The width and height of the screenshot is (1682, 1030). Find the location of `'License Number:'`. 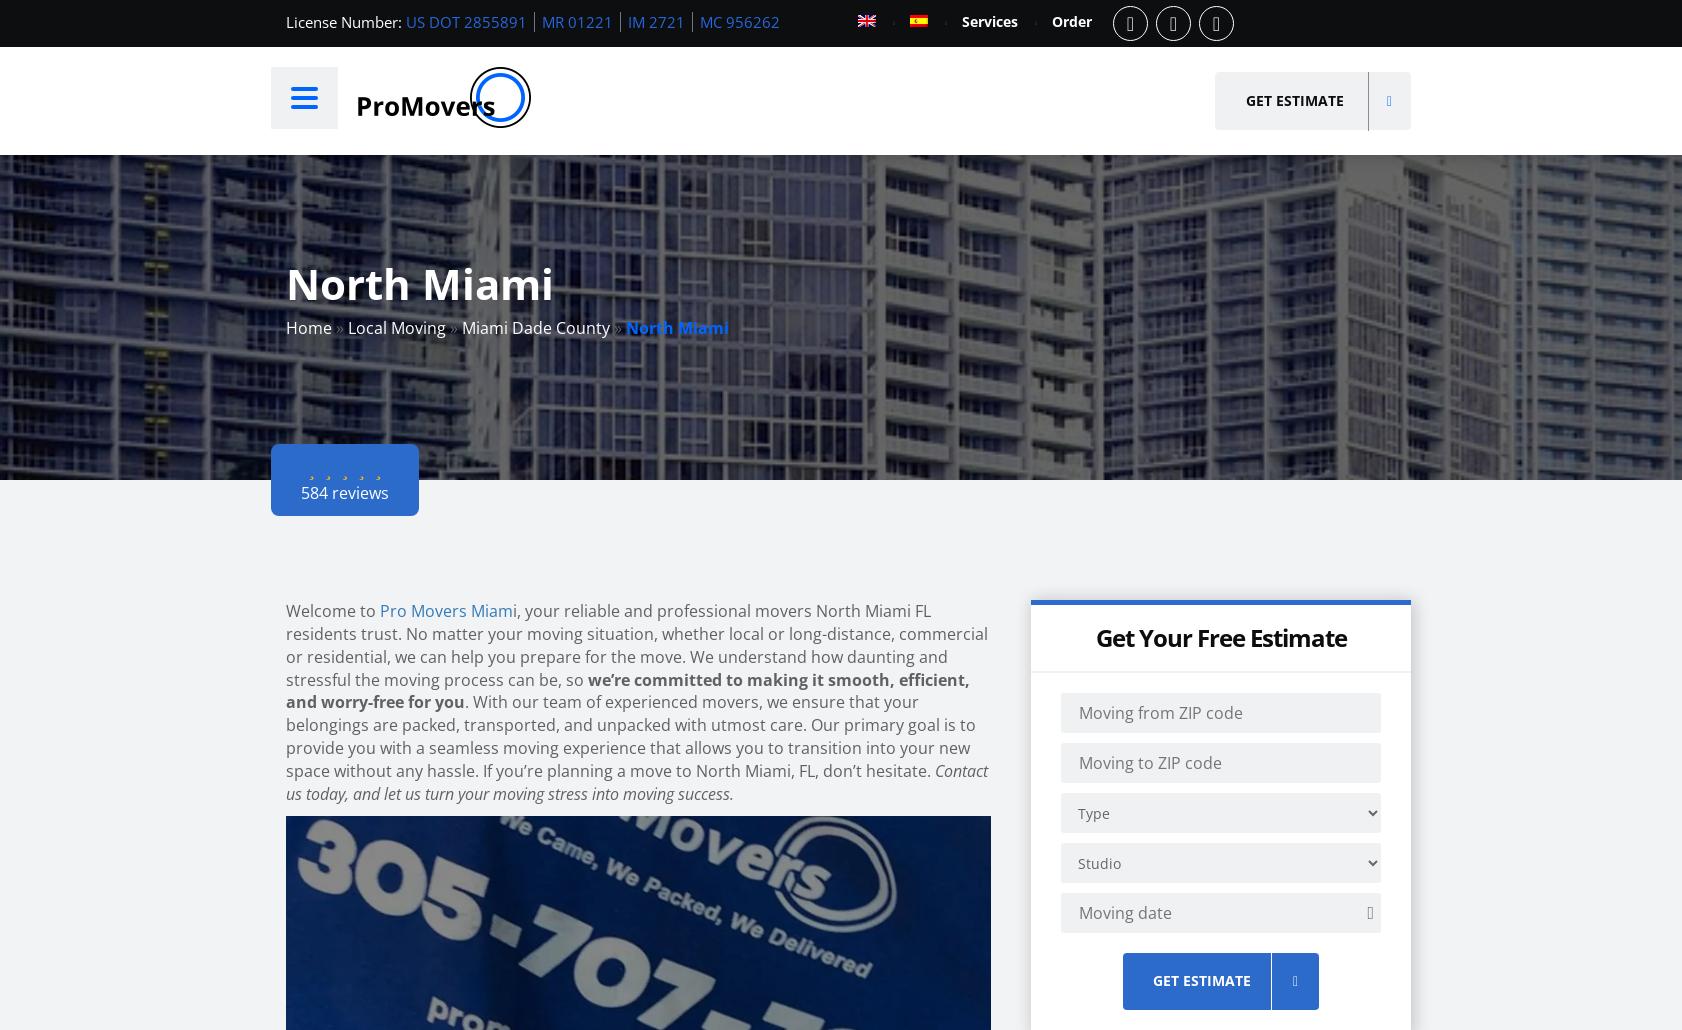

'License Number:' is located at coordinates (344, 22).